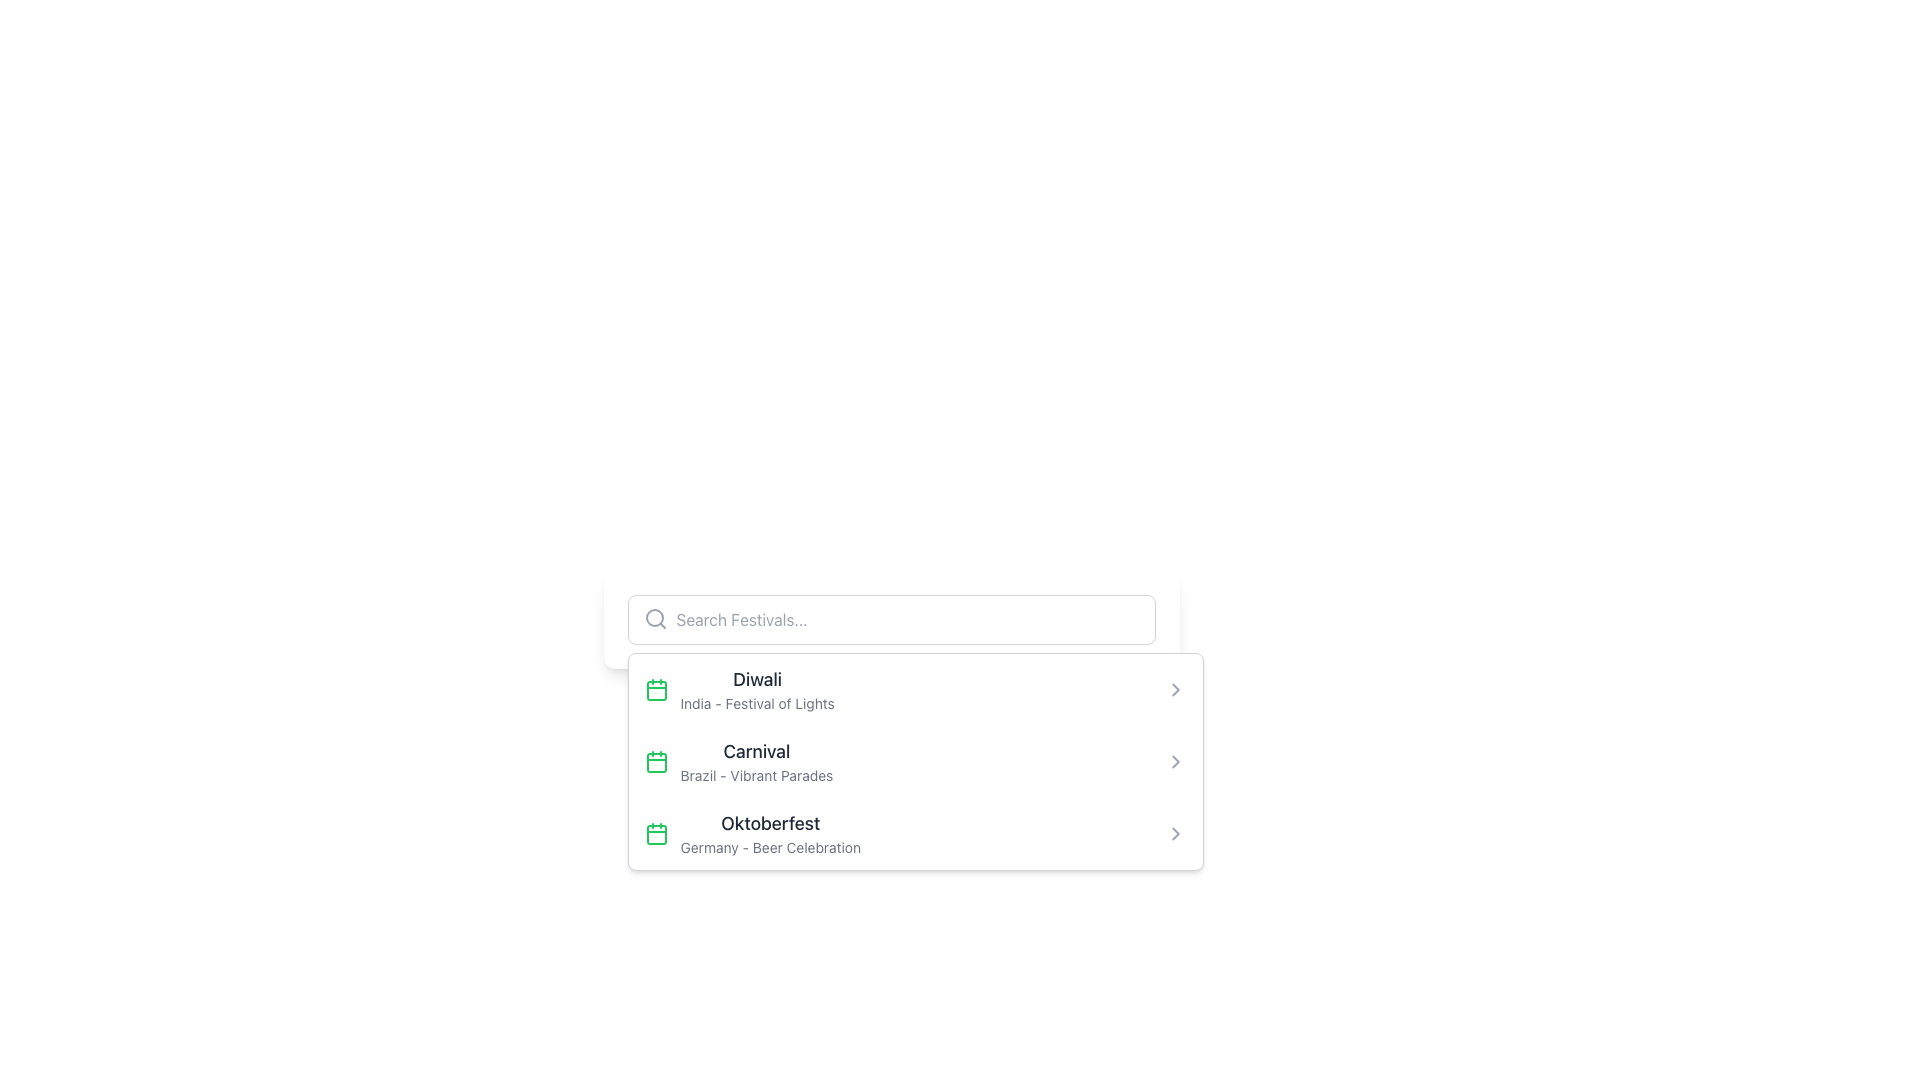  I want to click on the Oktoberfest entry, so click(751, 833).